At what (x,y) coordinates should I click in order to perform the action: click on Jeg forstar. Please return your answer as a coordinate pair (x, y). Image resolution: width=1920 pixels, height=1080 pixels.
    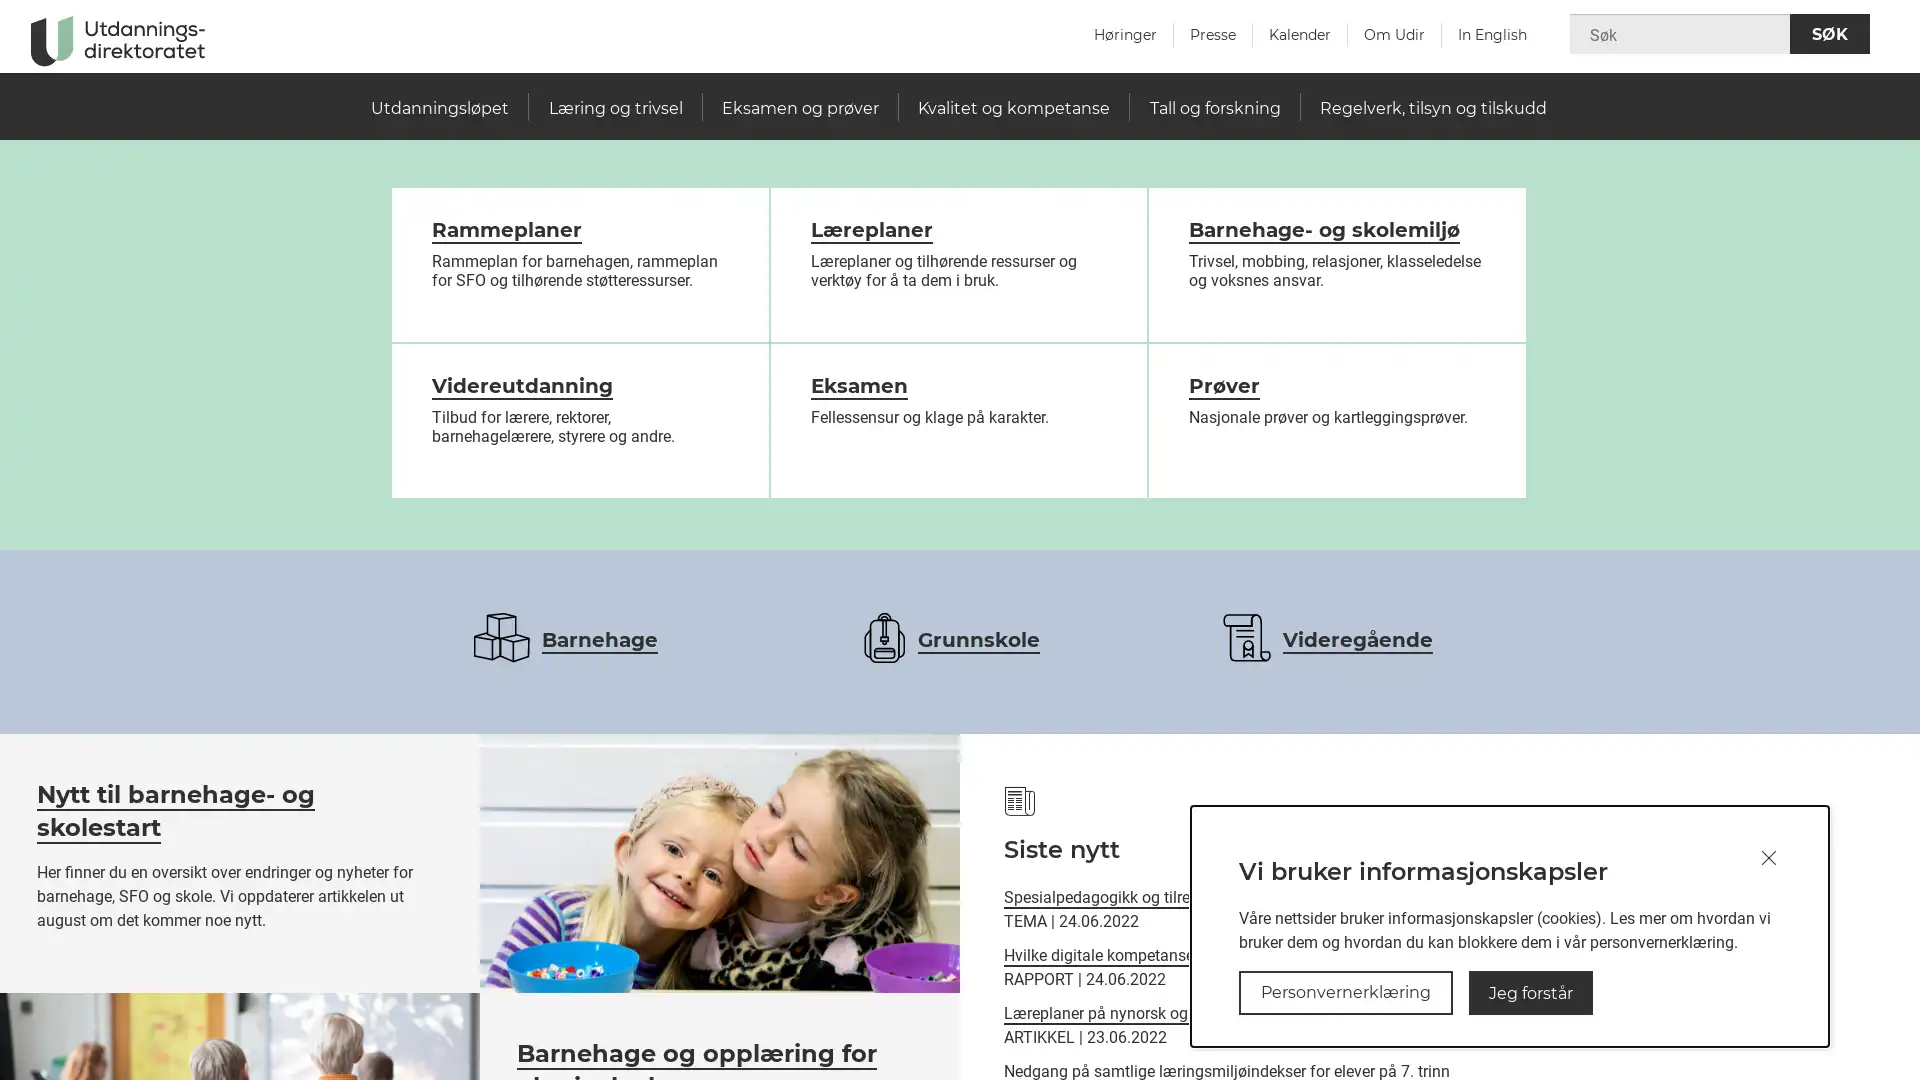
    Looking at the image, I should click on (1530, 992).